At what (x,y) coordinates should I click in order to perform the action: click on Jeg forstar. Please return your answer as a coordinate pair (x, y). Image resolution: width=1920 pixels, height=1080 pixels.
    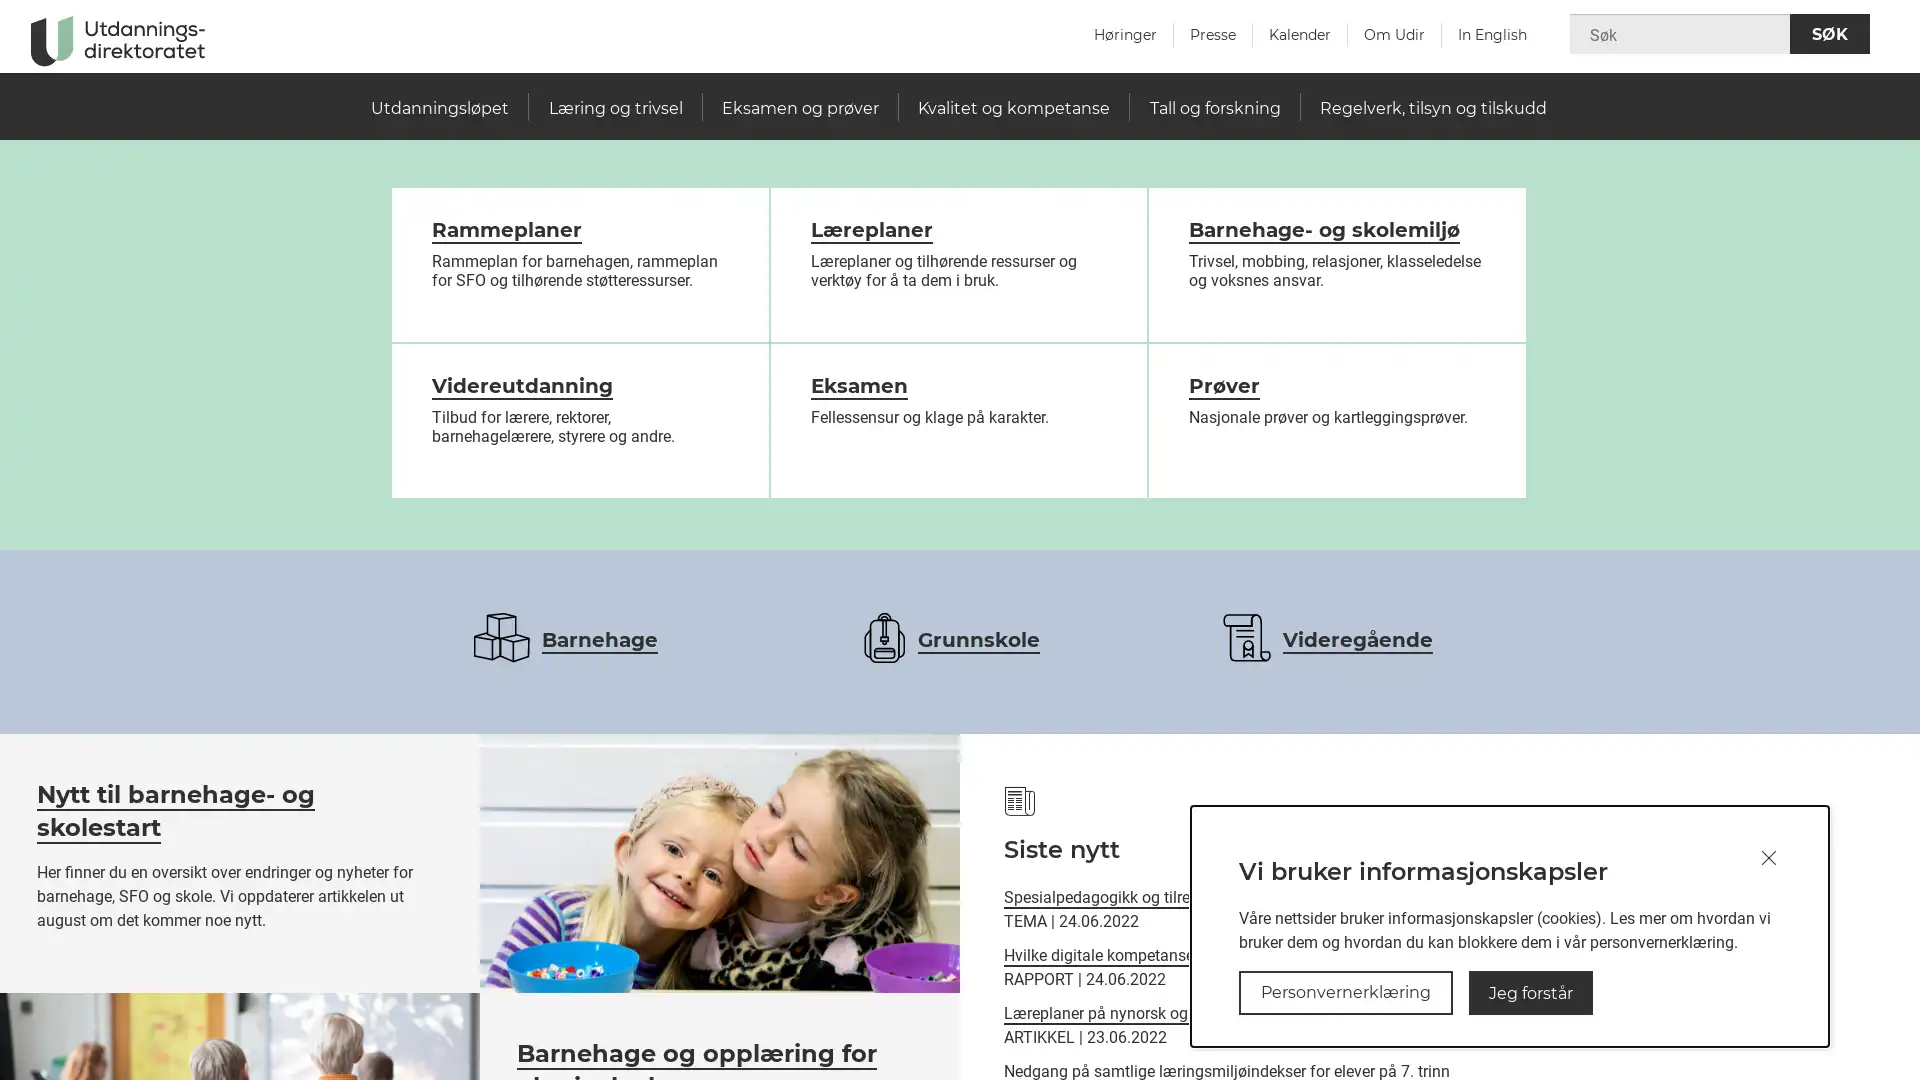
    Looking at the image, I should click on (1530, 992).